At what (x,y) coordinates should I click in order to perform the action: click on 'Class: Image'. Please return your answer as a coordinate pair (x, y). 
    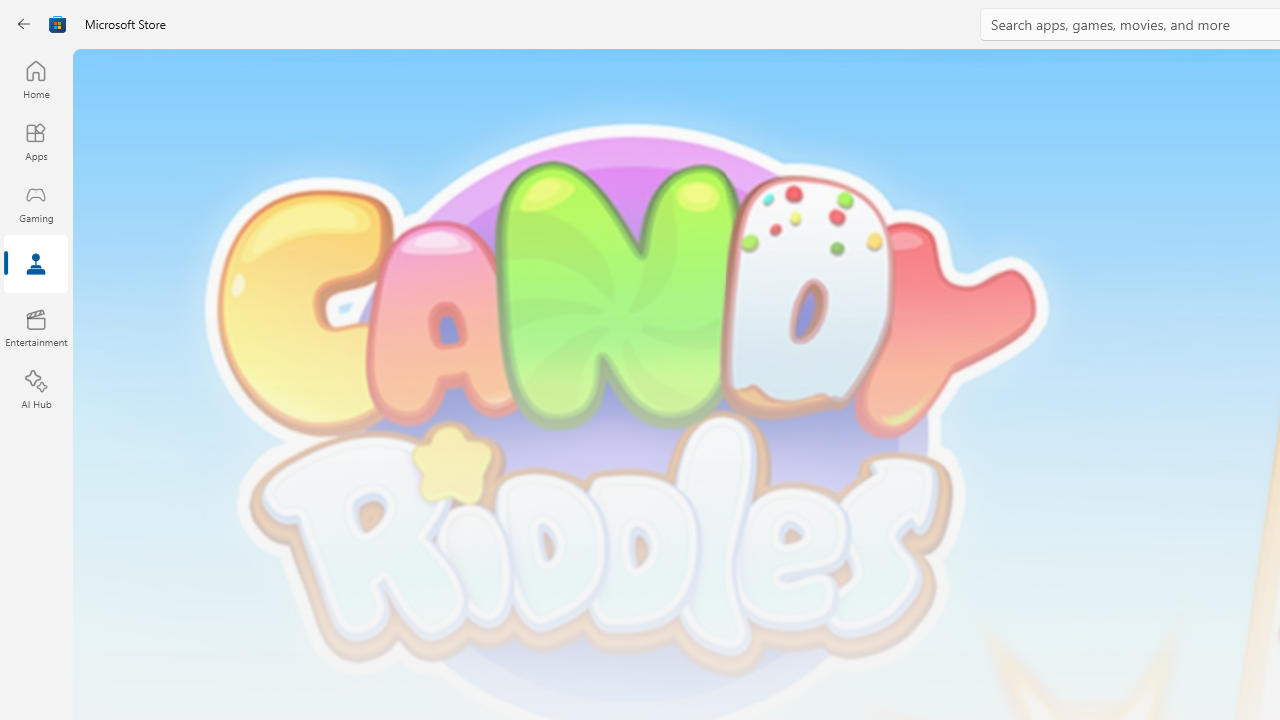
    Looking at the image, I should click on (27, 24).